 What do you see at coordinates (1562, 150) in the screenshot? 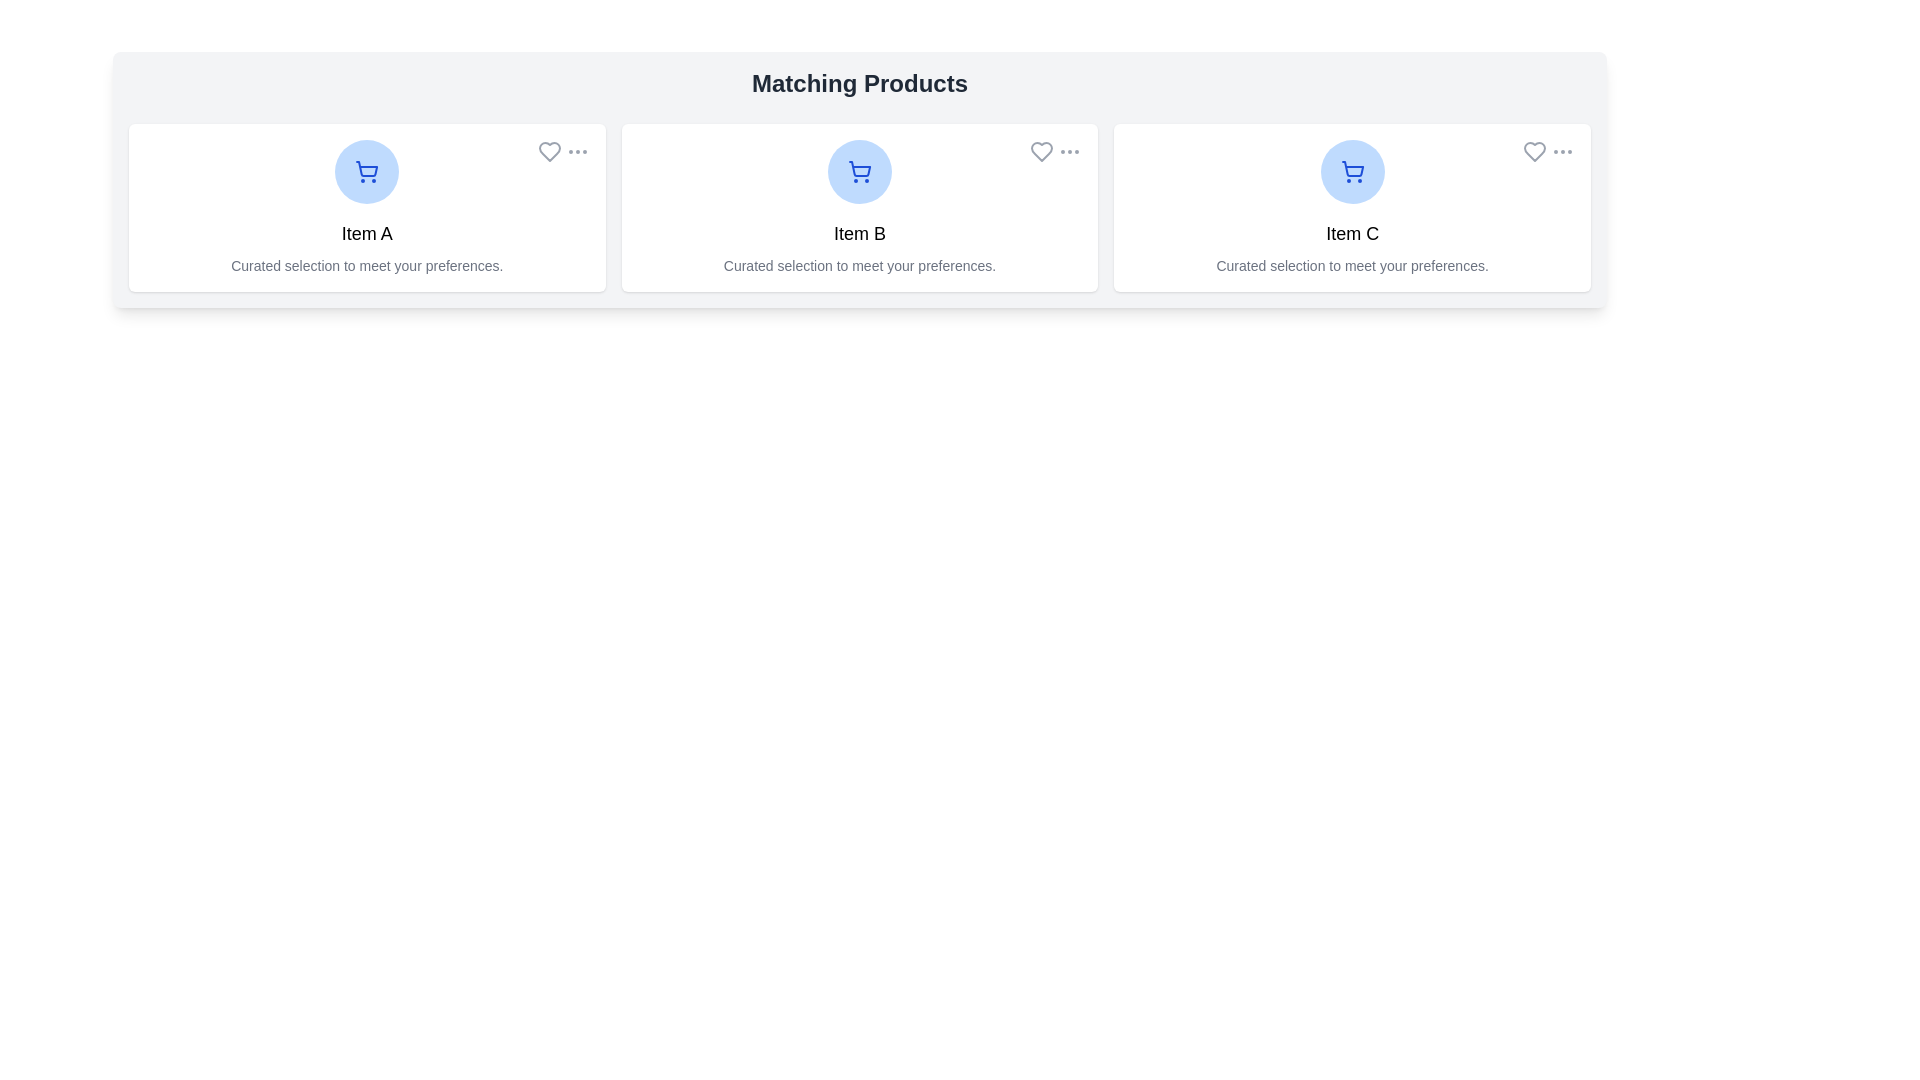
I see `the 'more options' button for Item C` at bounding box center [1562, 150].